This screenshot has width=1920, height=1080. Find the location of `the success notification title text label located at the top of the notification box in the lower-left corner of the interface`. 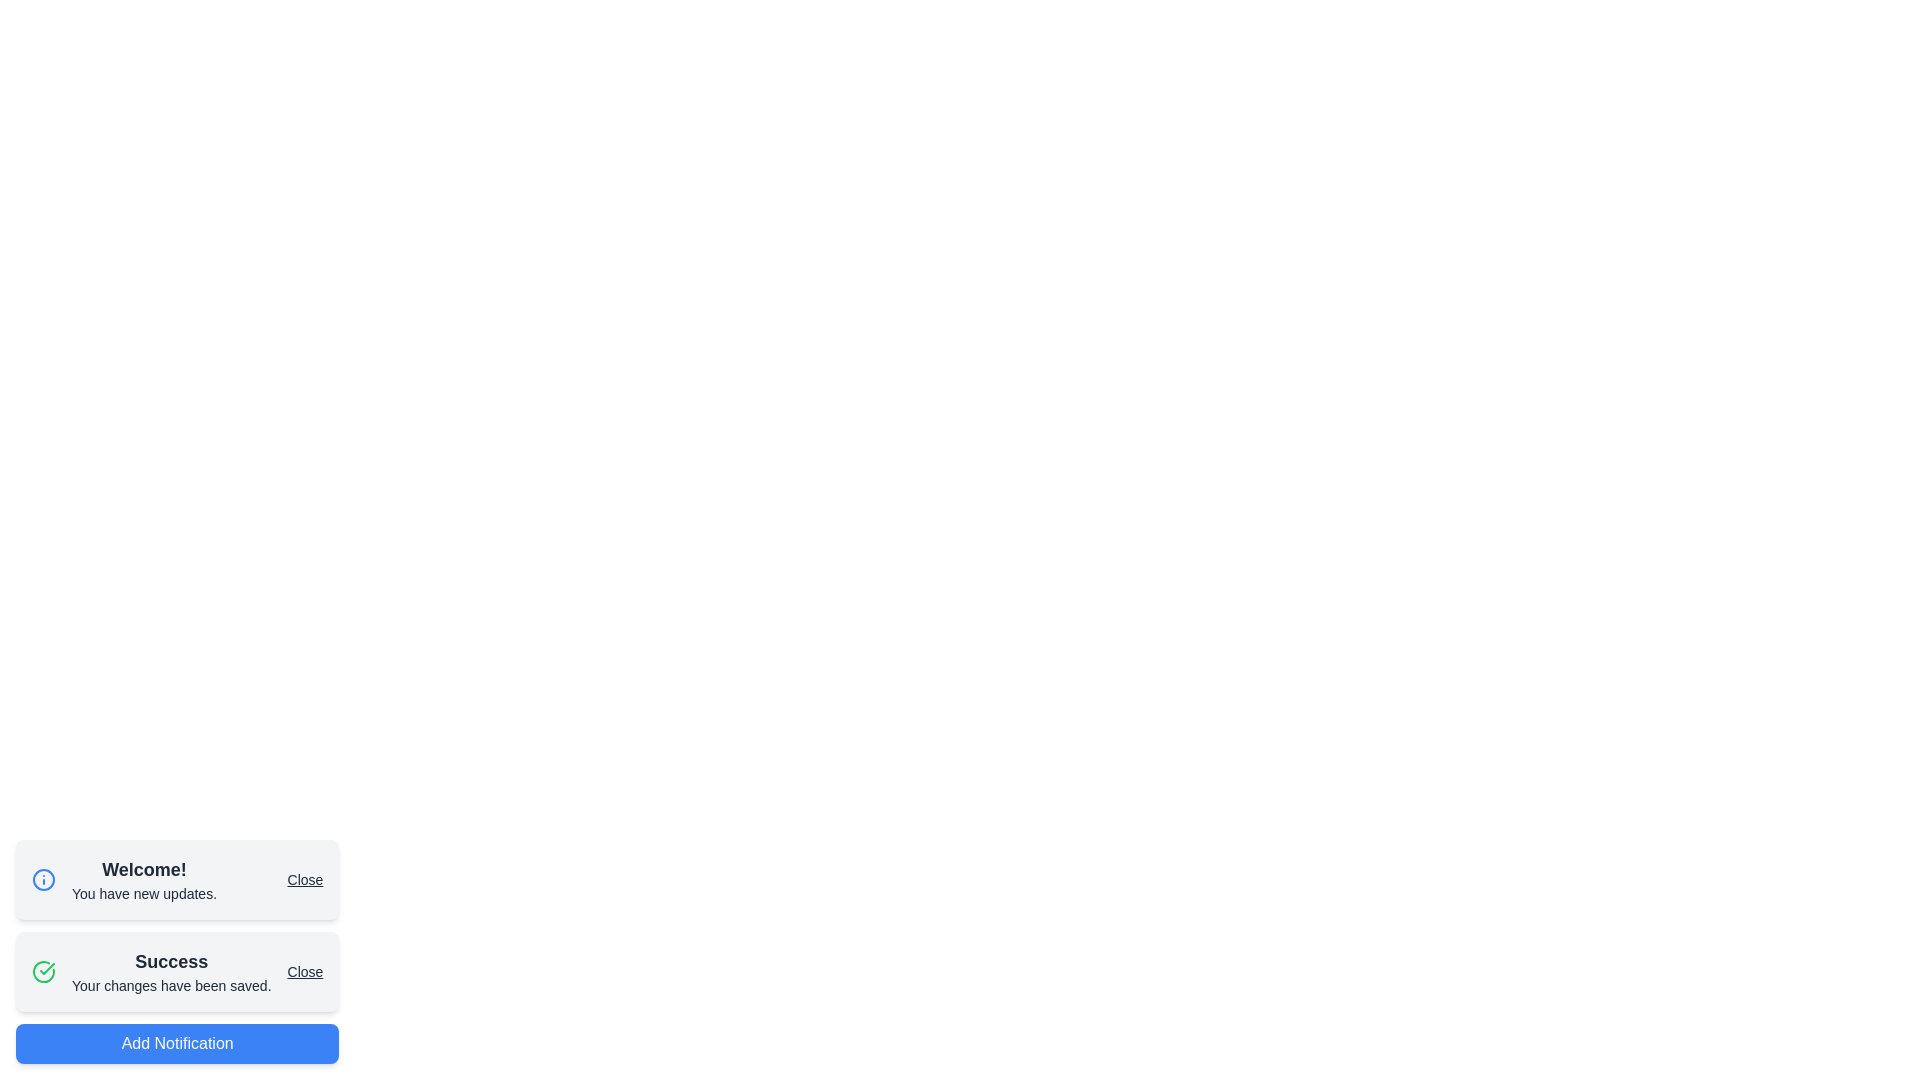

the success notification title text label located at the top of the notification box in the lower-left corner of the interface is located at coordinates (171, 960).